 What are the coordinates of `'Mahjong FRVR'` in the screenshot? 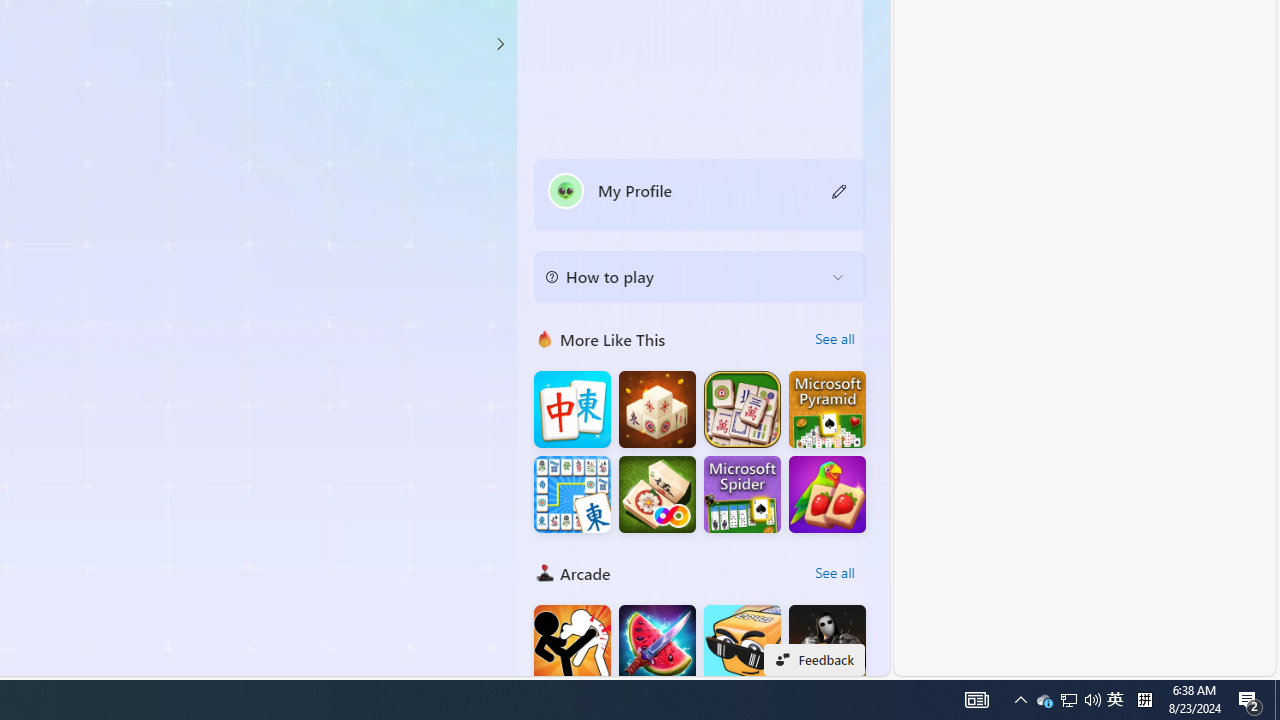 It's located at (657, 494).